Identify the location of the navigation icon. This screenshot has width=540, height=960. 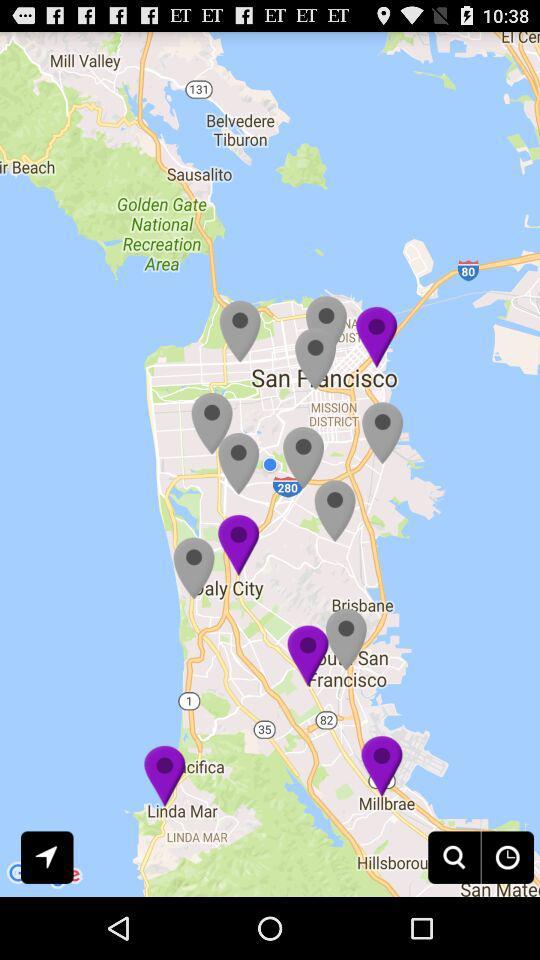
(47, 917).